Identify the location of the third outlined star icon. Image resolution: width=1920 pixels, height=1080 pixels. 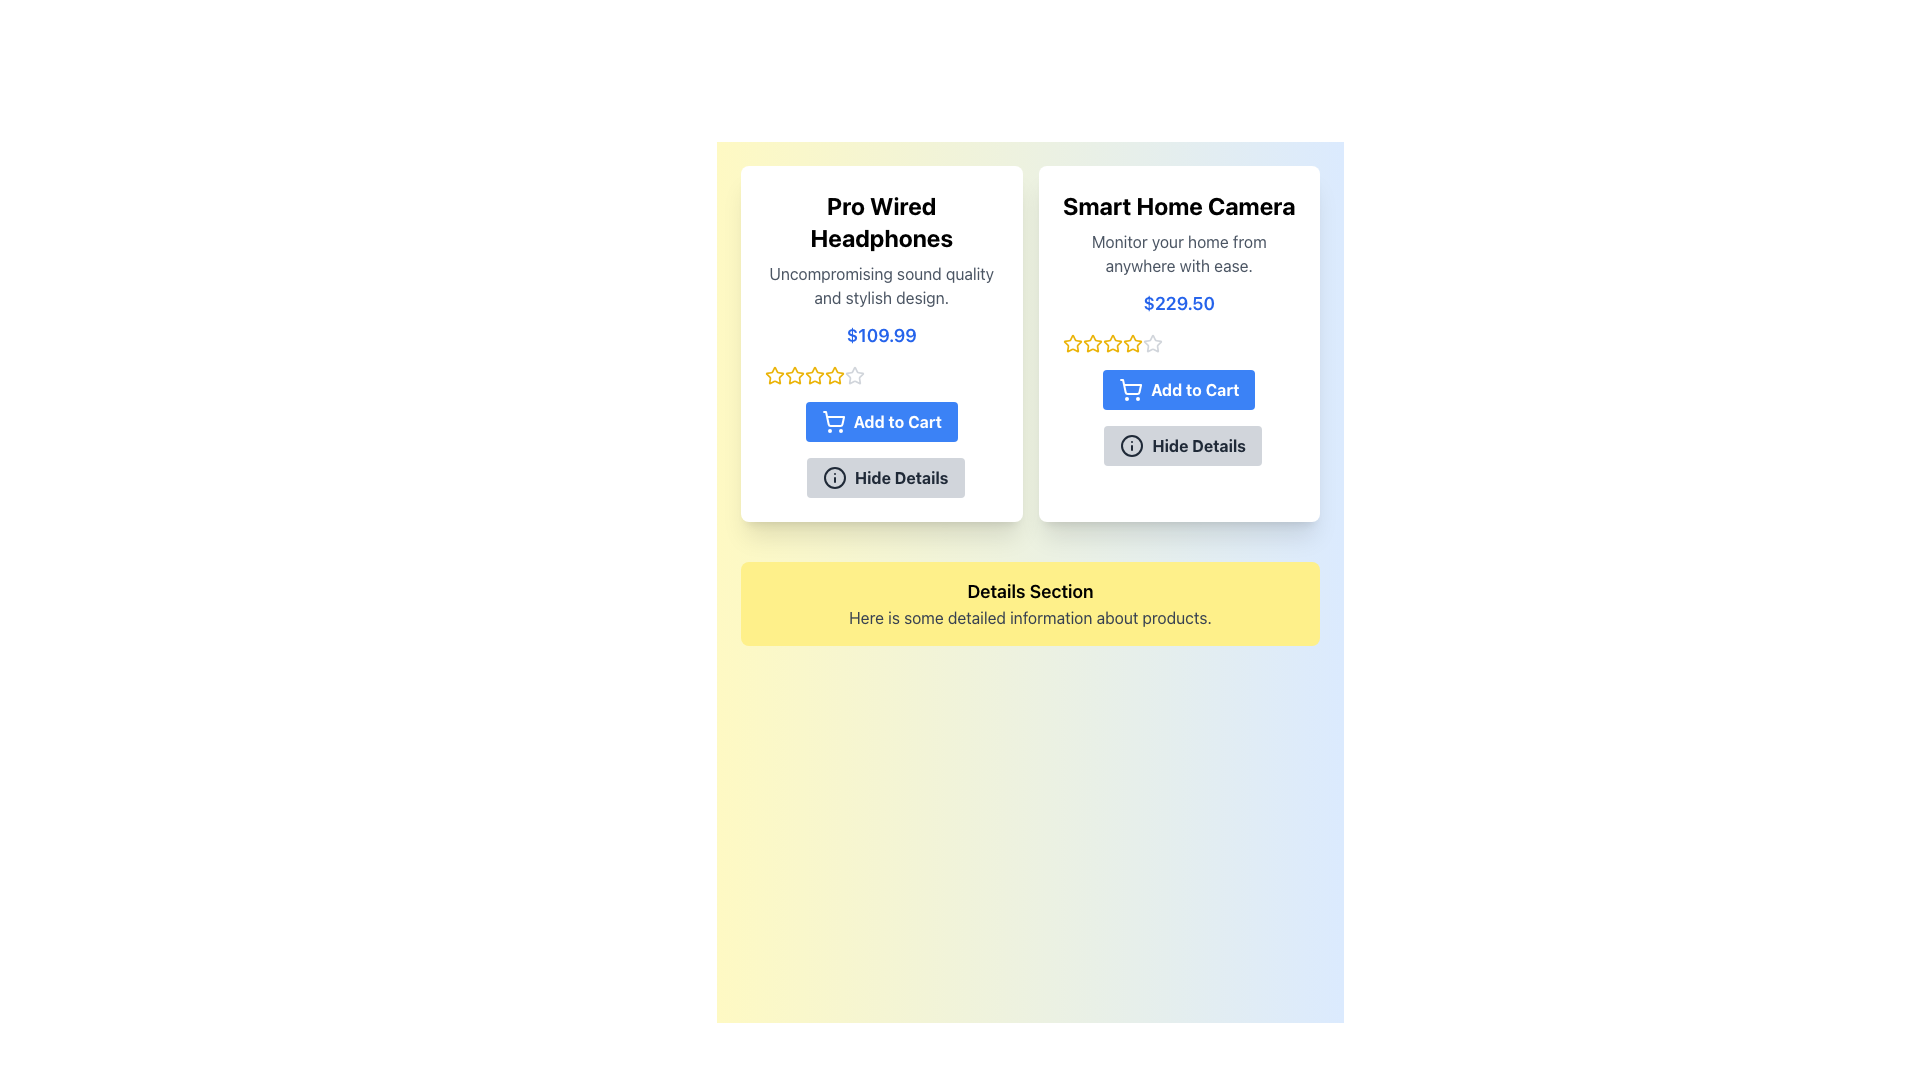
(1111, 342).